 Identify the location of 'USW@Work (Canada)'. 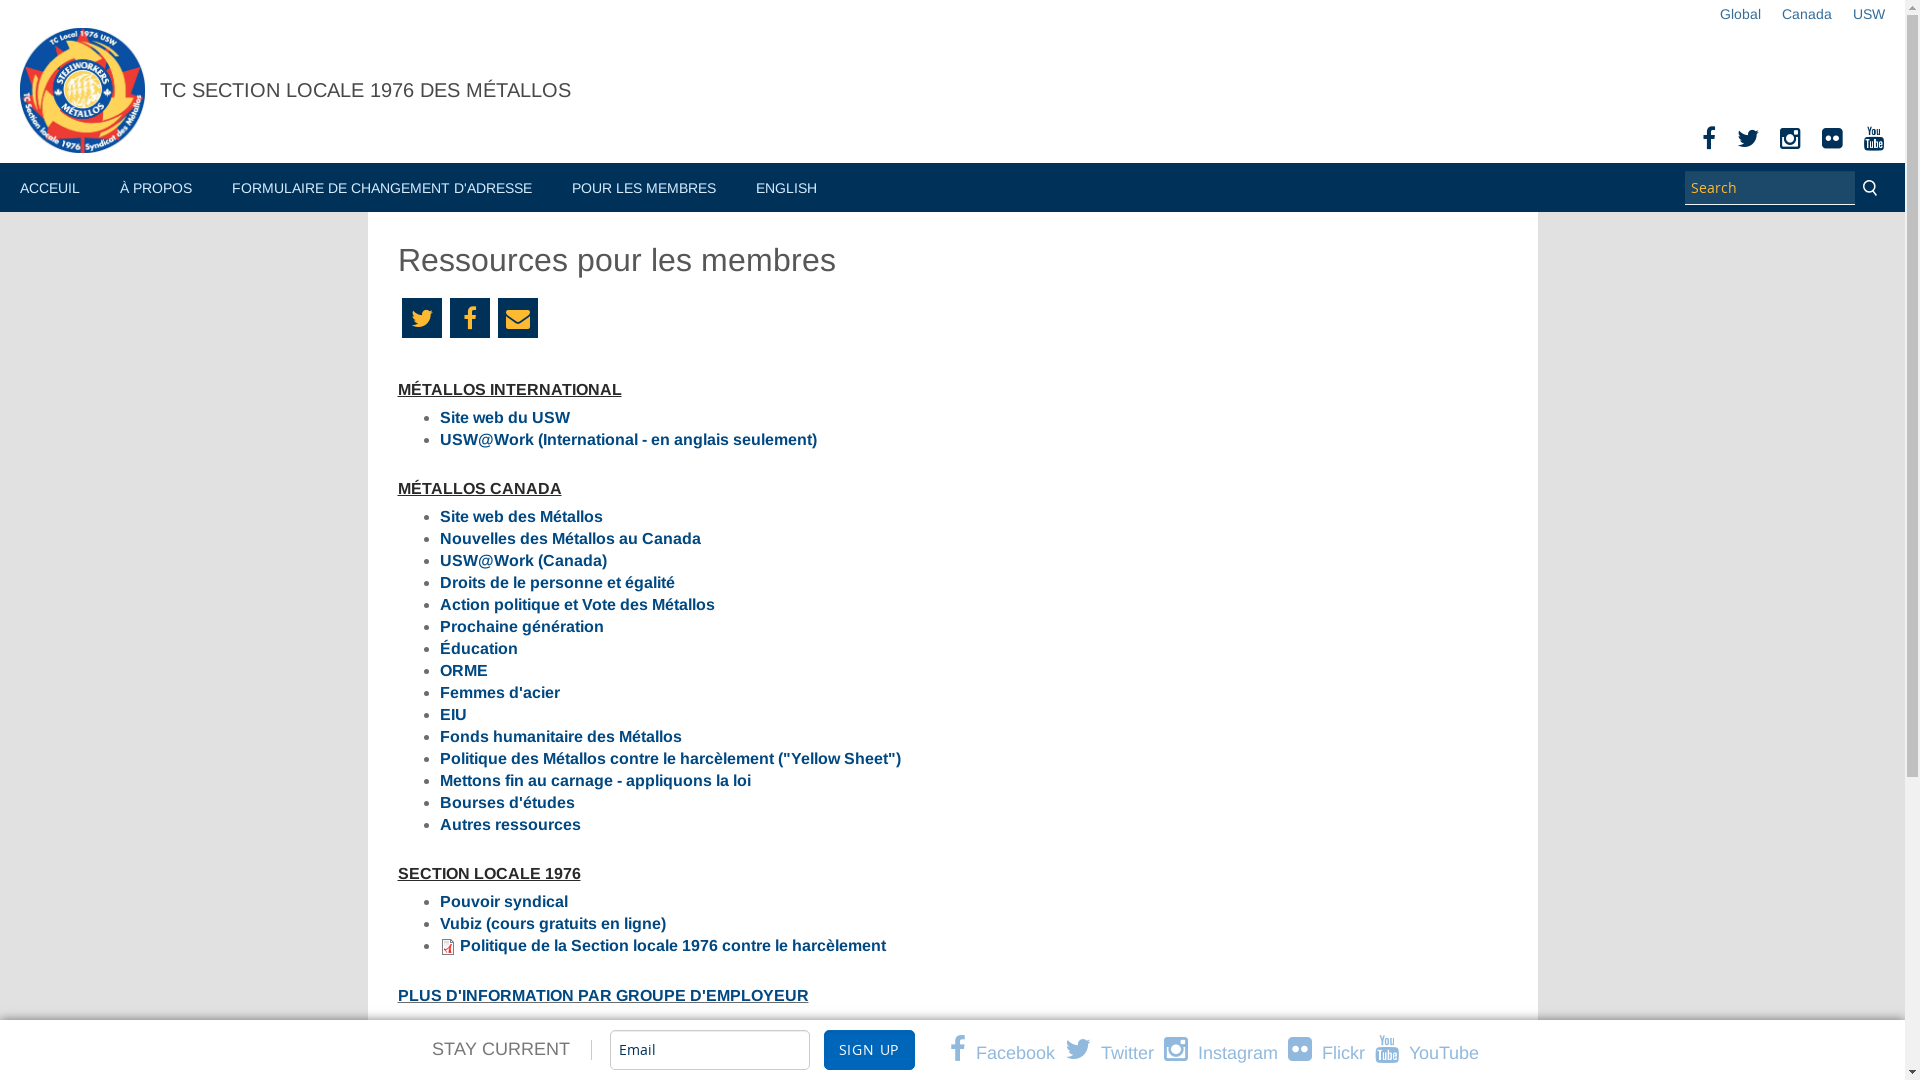
(523, 560).